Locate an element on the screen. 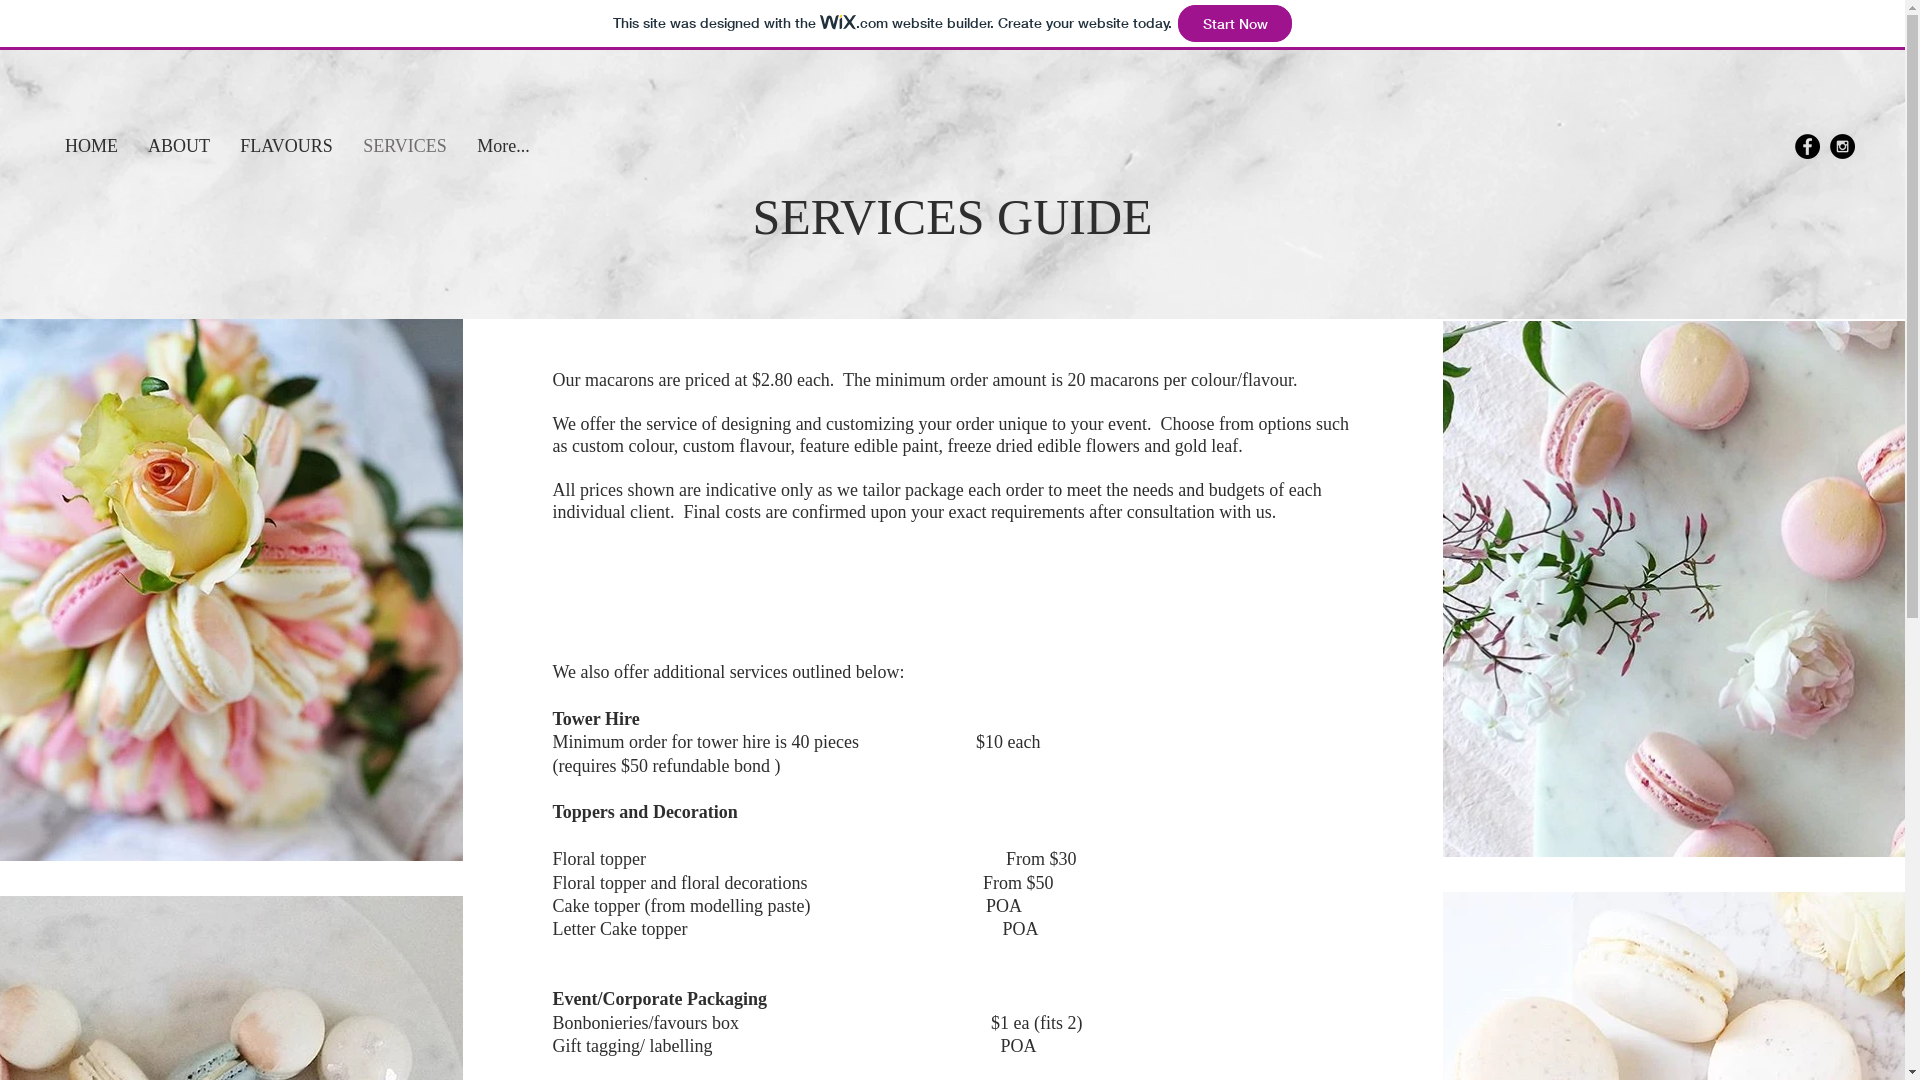  'ABOUT' is located at coordinates (132, 145).